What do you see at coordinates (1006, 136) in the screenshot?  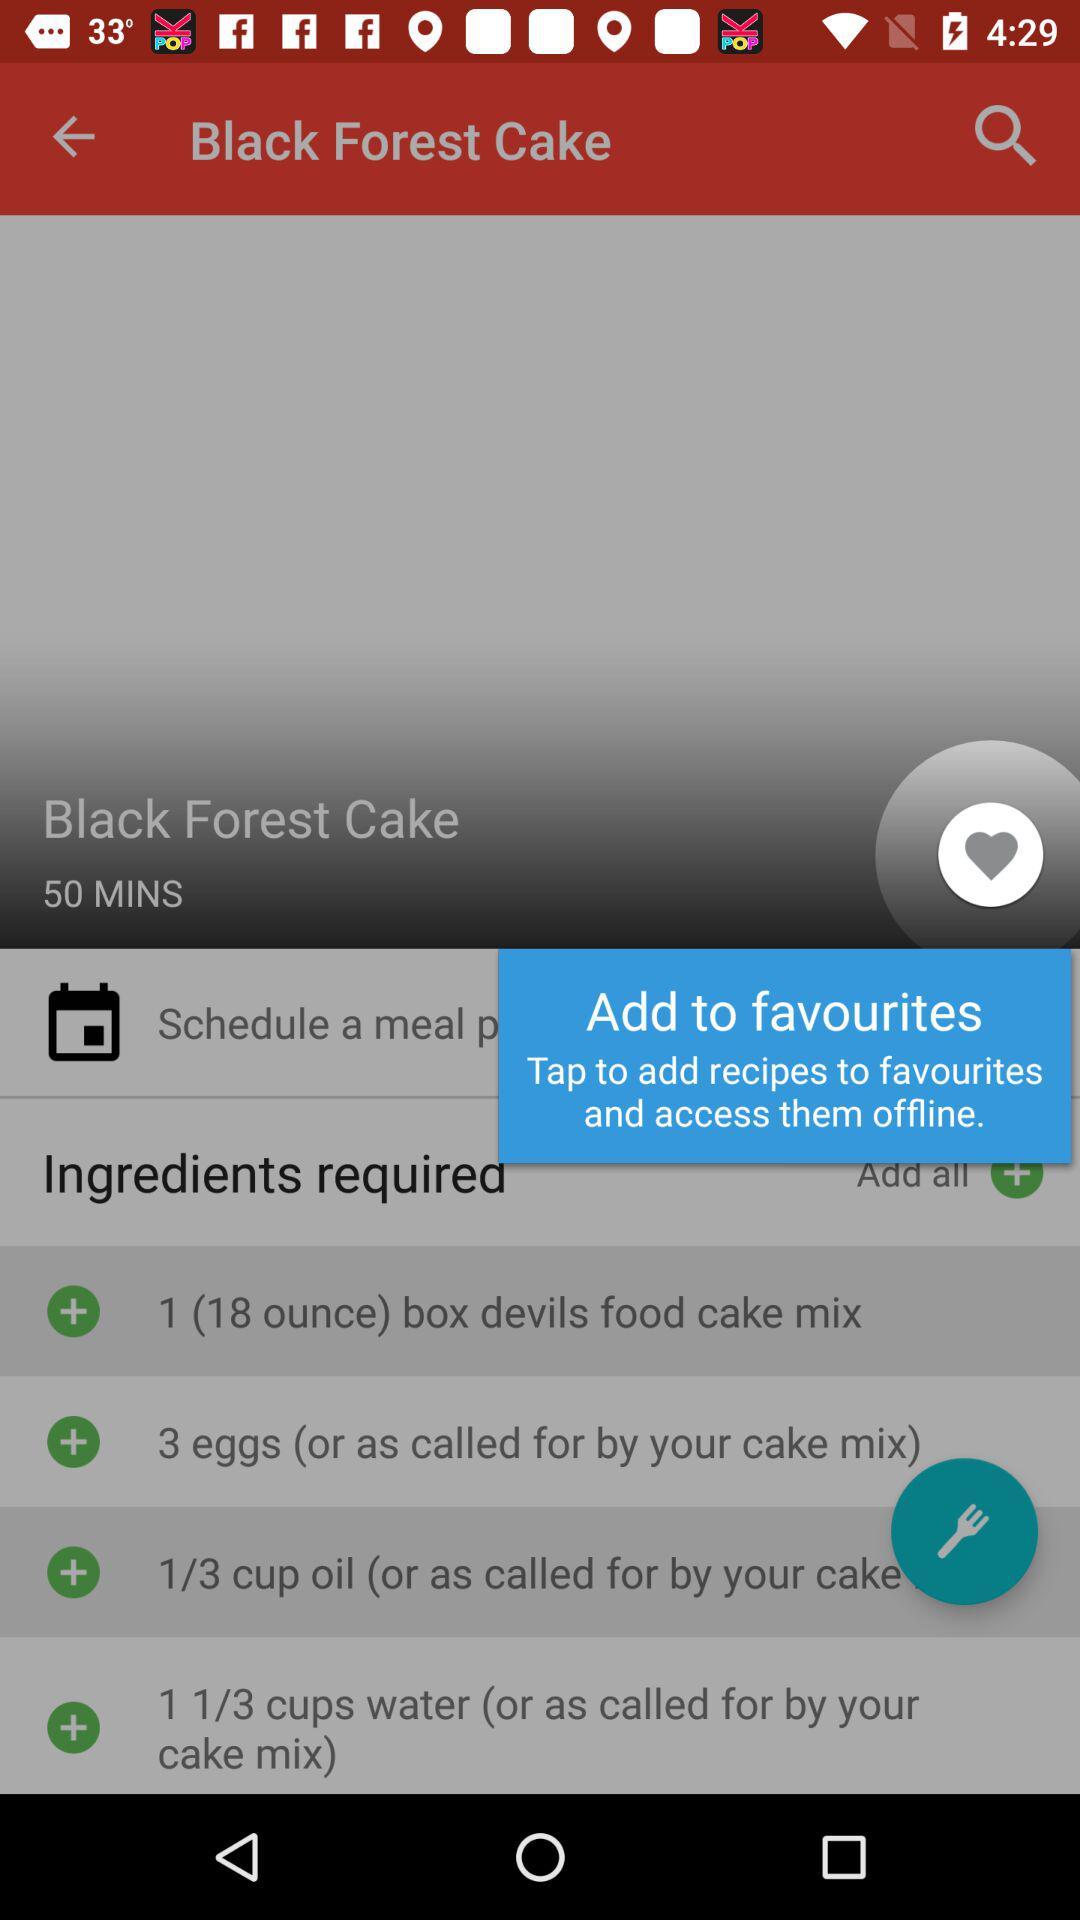 I see `the search icon` at bounding box center [1006, 136].